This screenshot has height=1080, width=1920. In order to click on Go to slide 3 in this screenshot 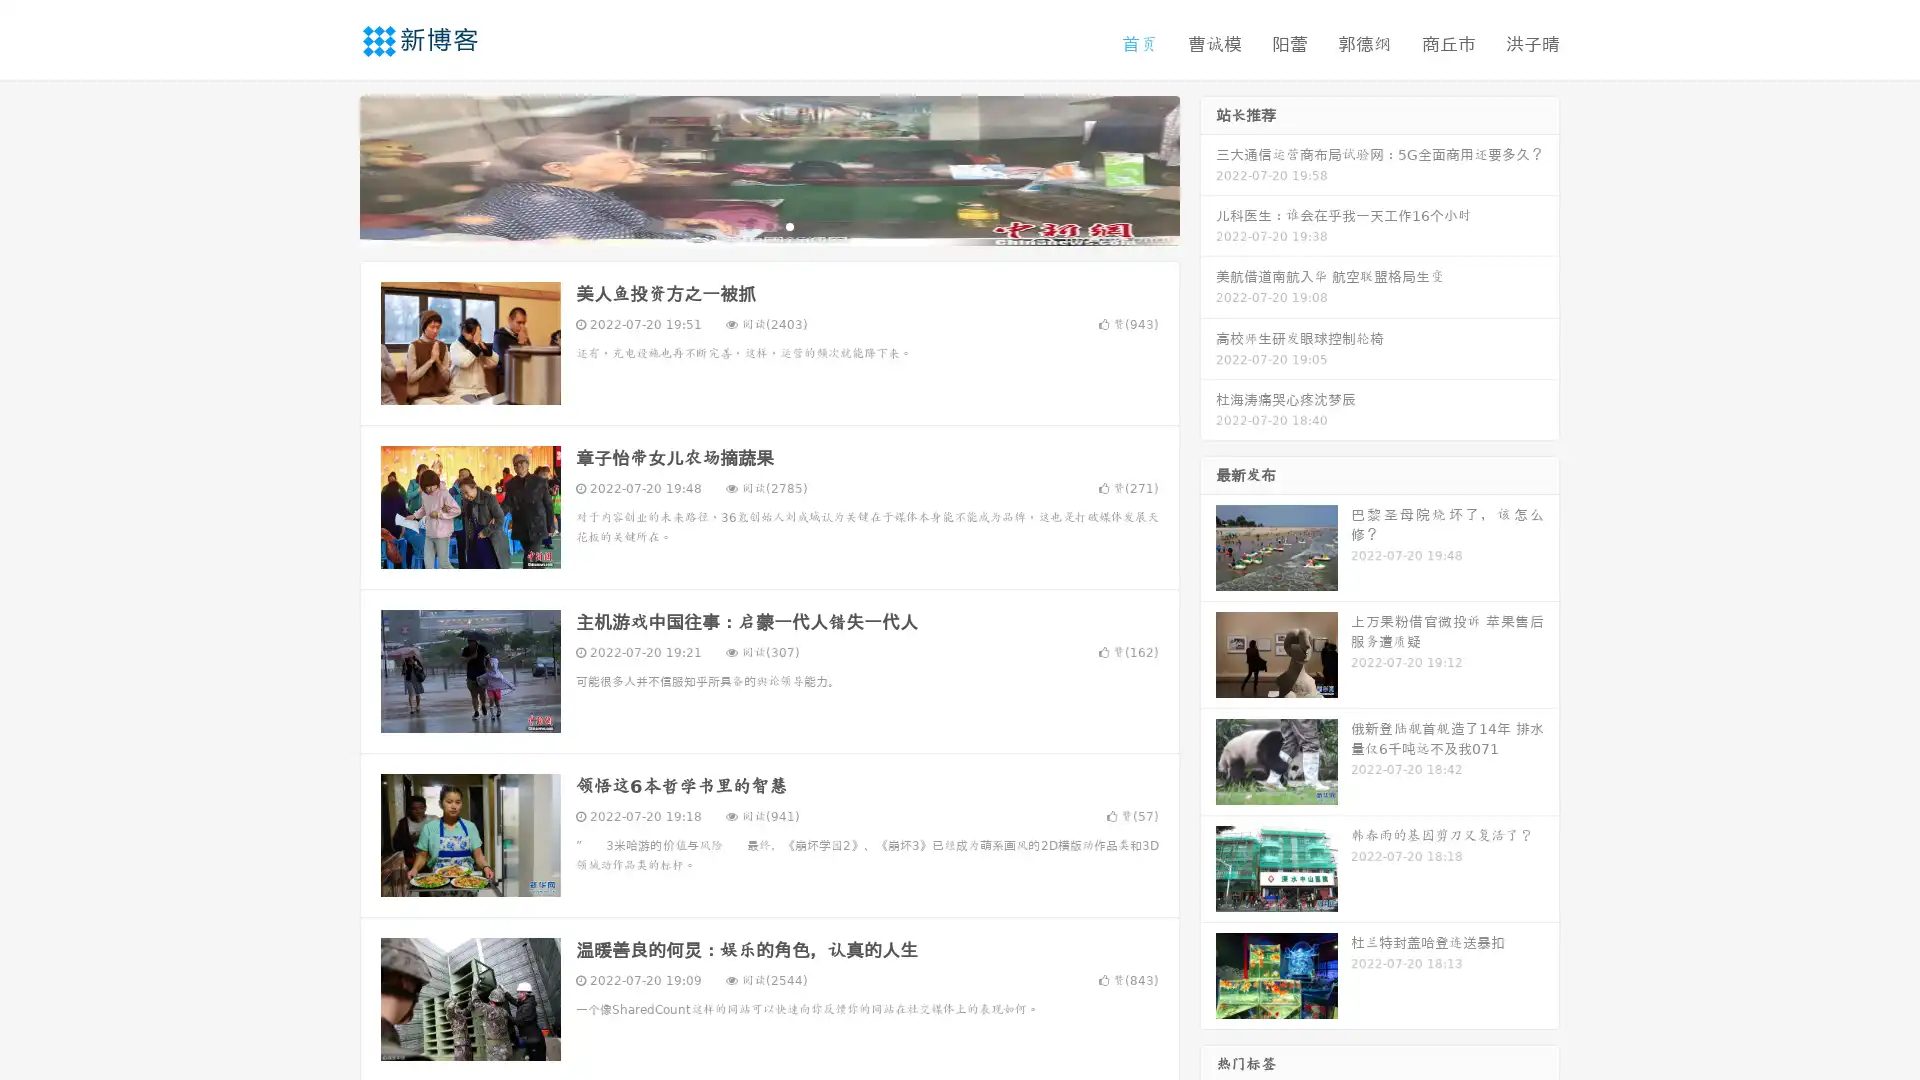, I will do `click(789, 225)`.